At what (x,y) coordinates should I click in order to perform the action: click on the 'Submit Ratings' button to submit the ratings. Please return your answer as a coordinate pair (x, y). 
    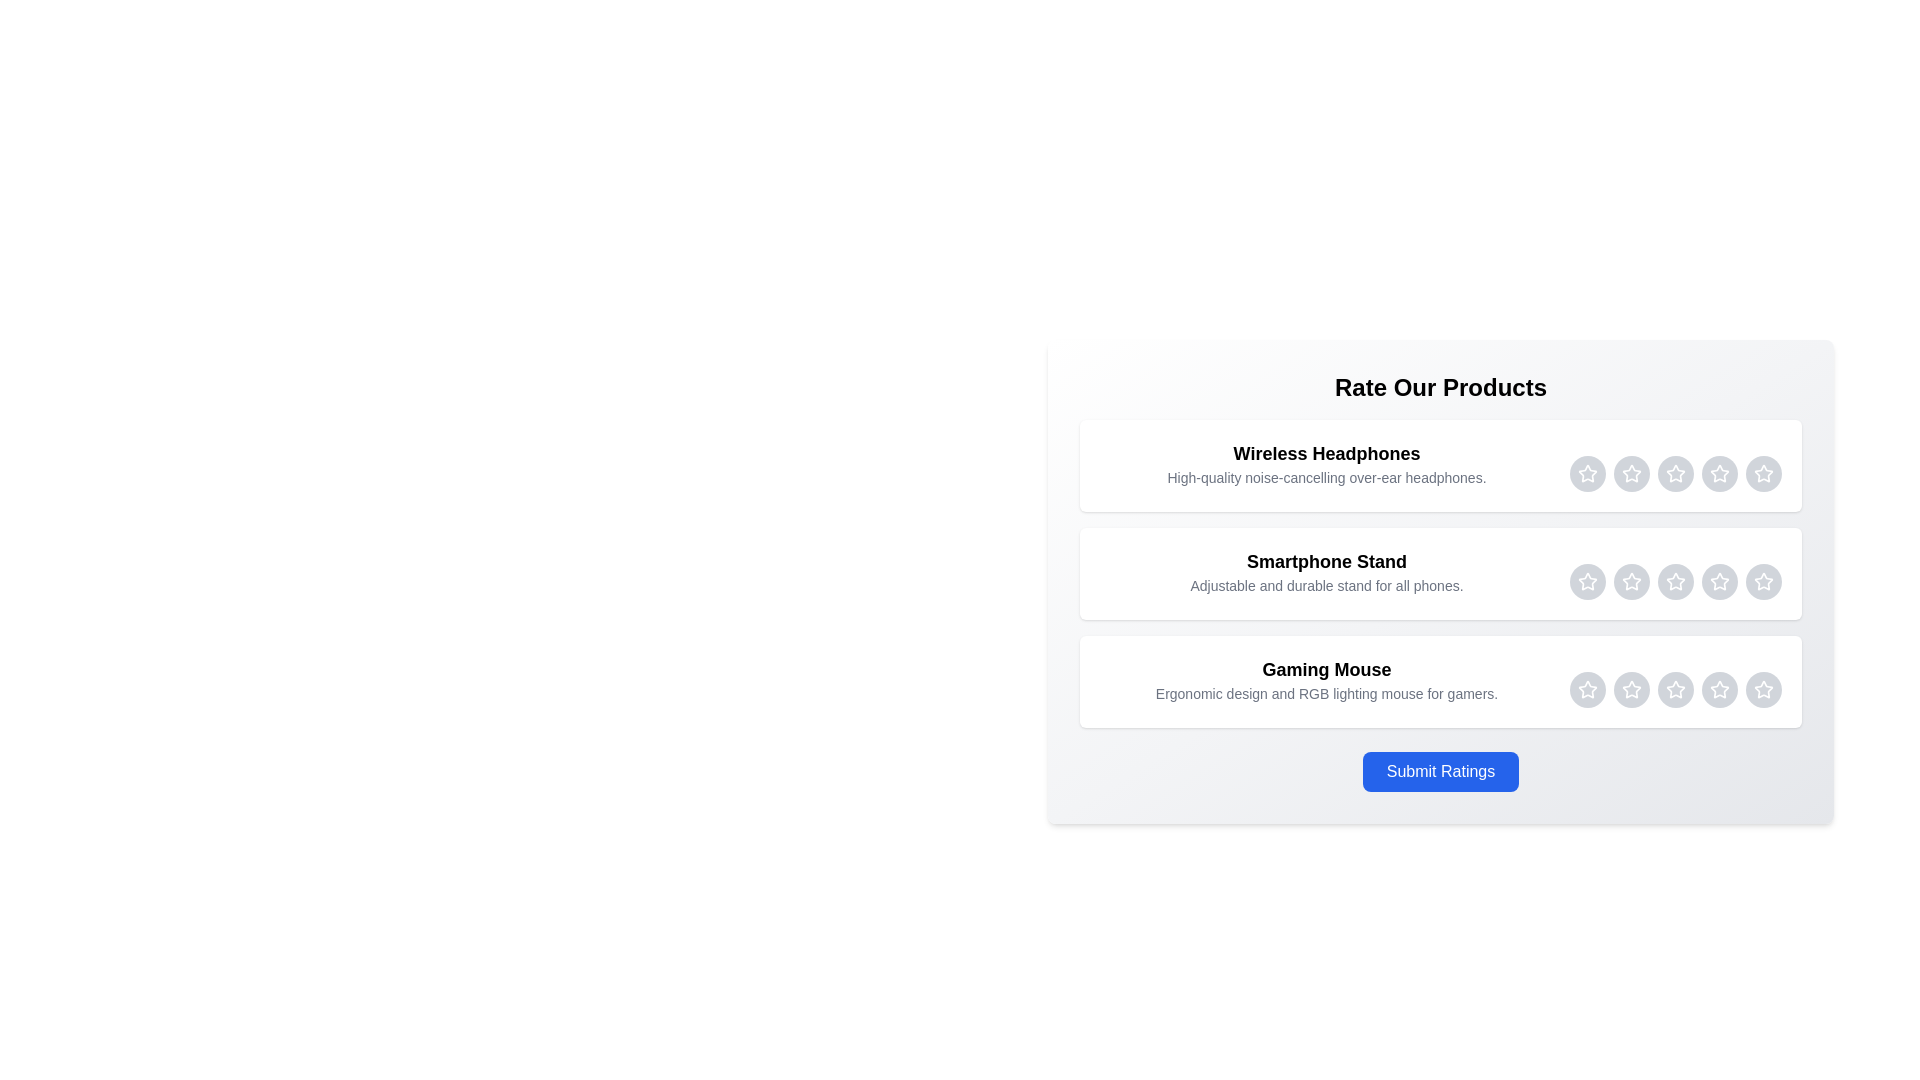
    Looking at the image, I should click on (1440, 770).